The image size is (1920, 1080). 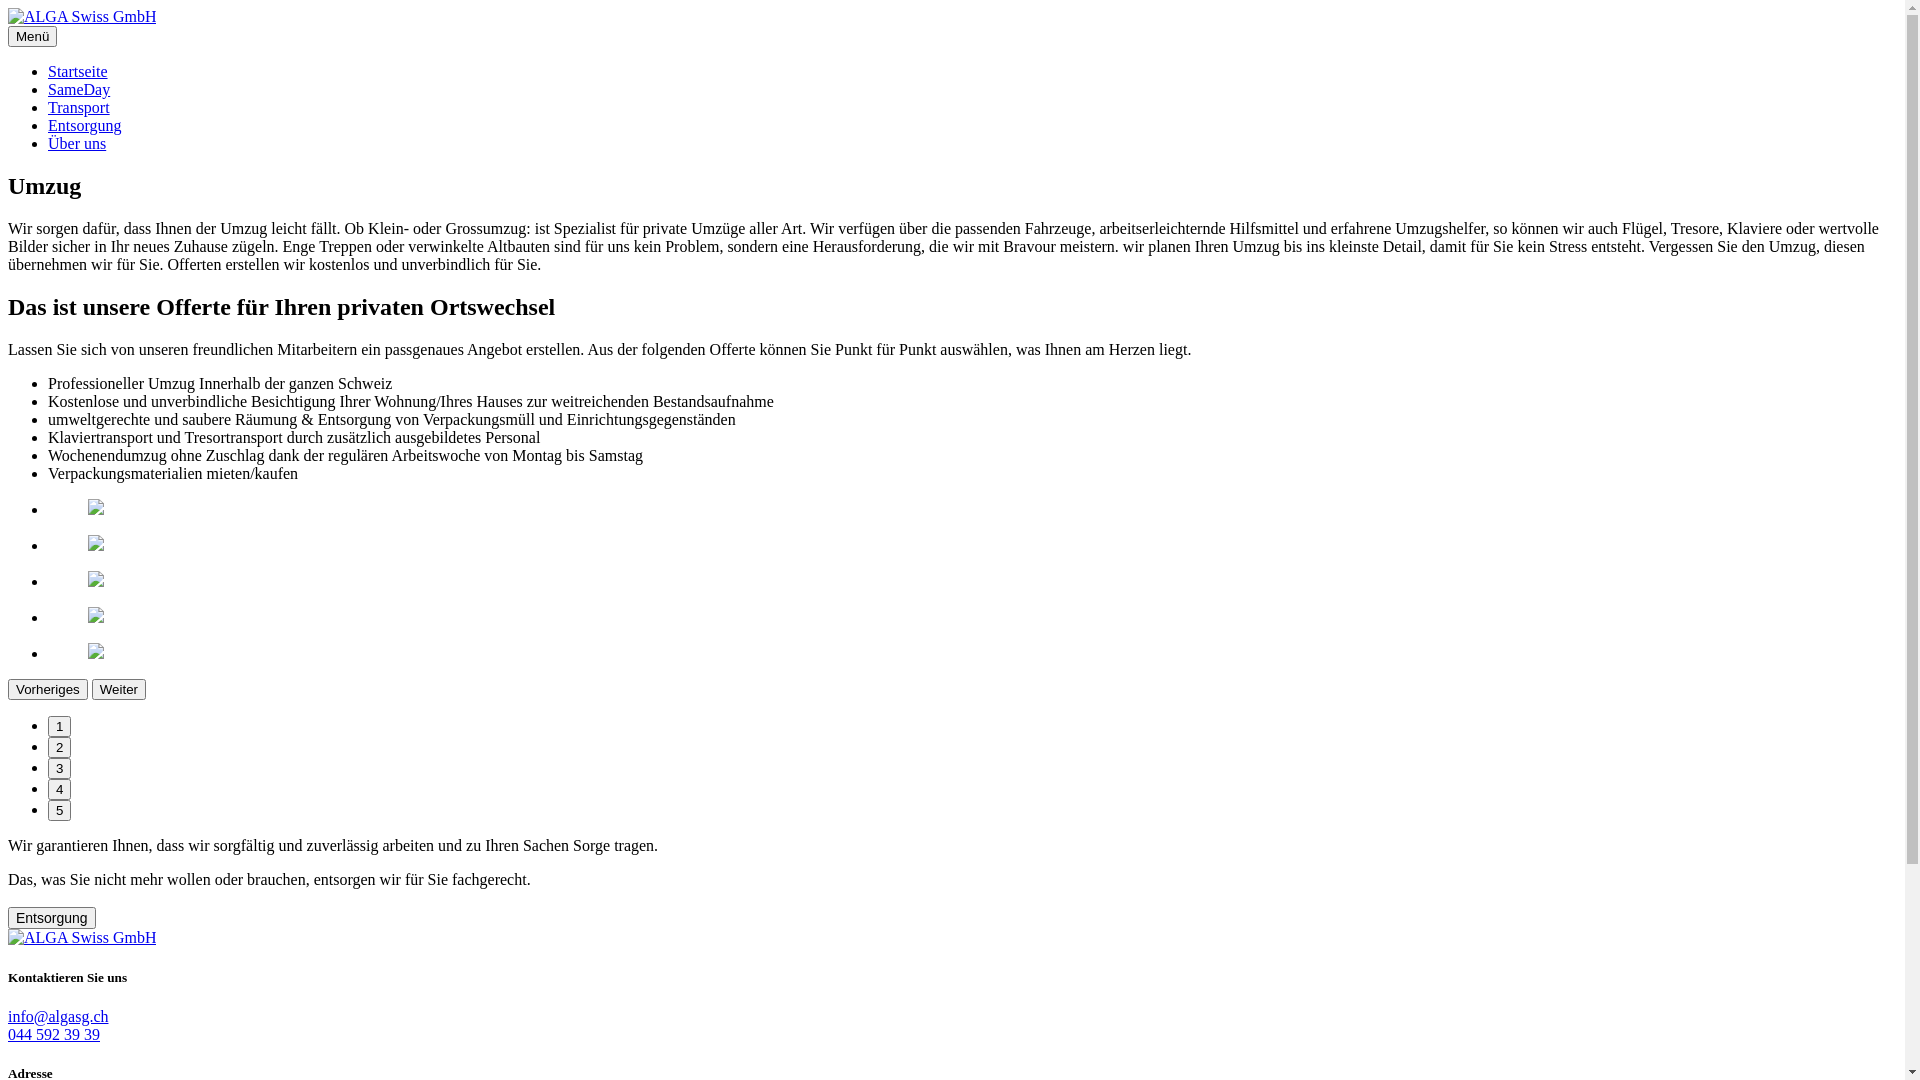 I want to click on '044 592 39 39', so click(x=8, y=1034).